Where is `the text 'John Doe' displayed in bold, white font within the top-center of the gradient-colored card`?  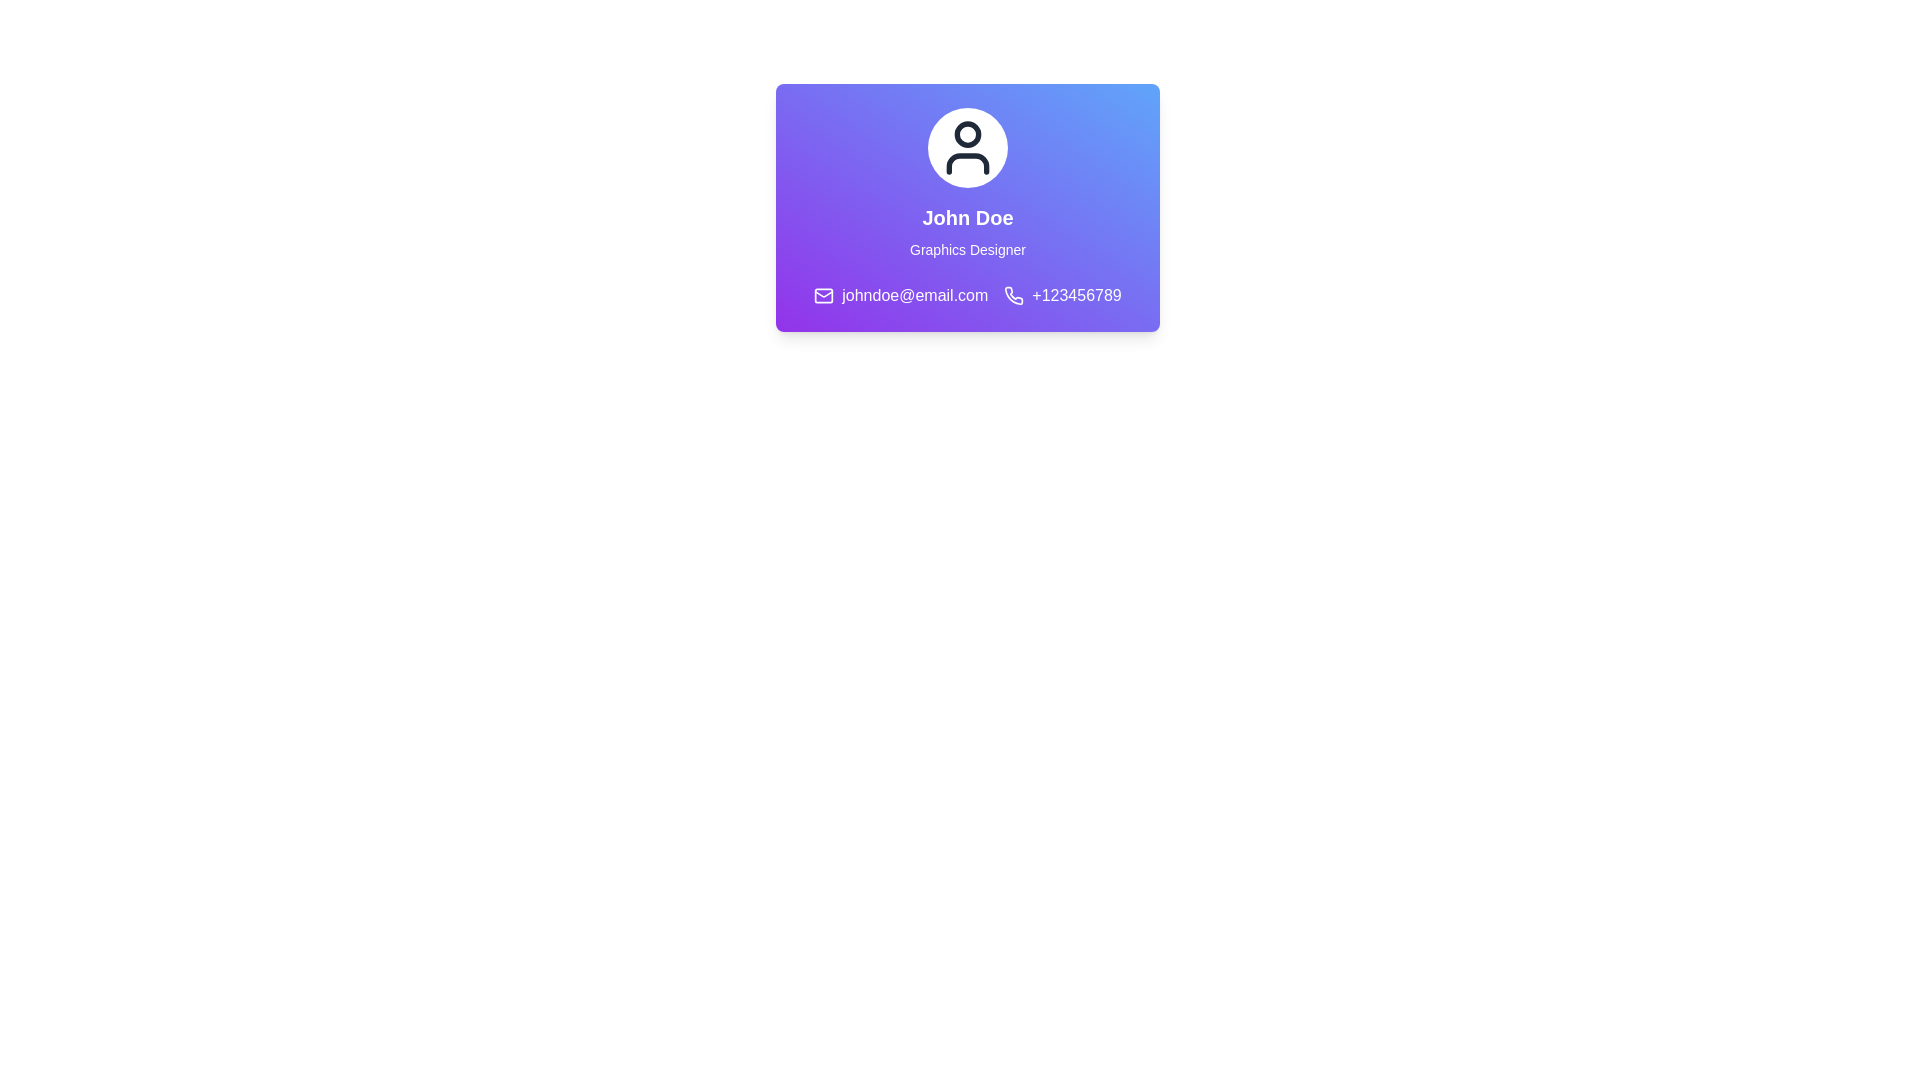 the text 'John Doe' displayed in bold, white font within the top-center of the gradient-colored card is located at coordinates (968, 218).